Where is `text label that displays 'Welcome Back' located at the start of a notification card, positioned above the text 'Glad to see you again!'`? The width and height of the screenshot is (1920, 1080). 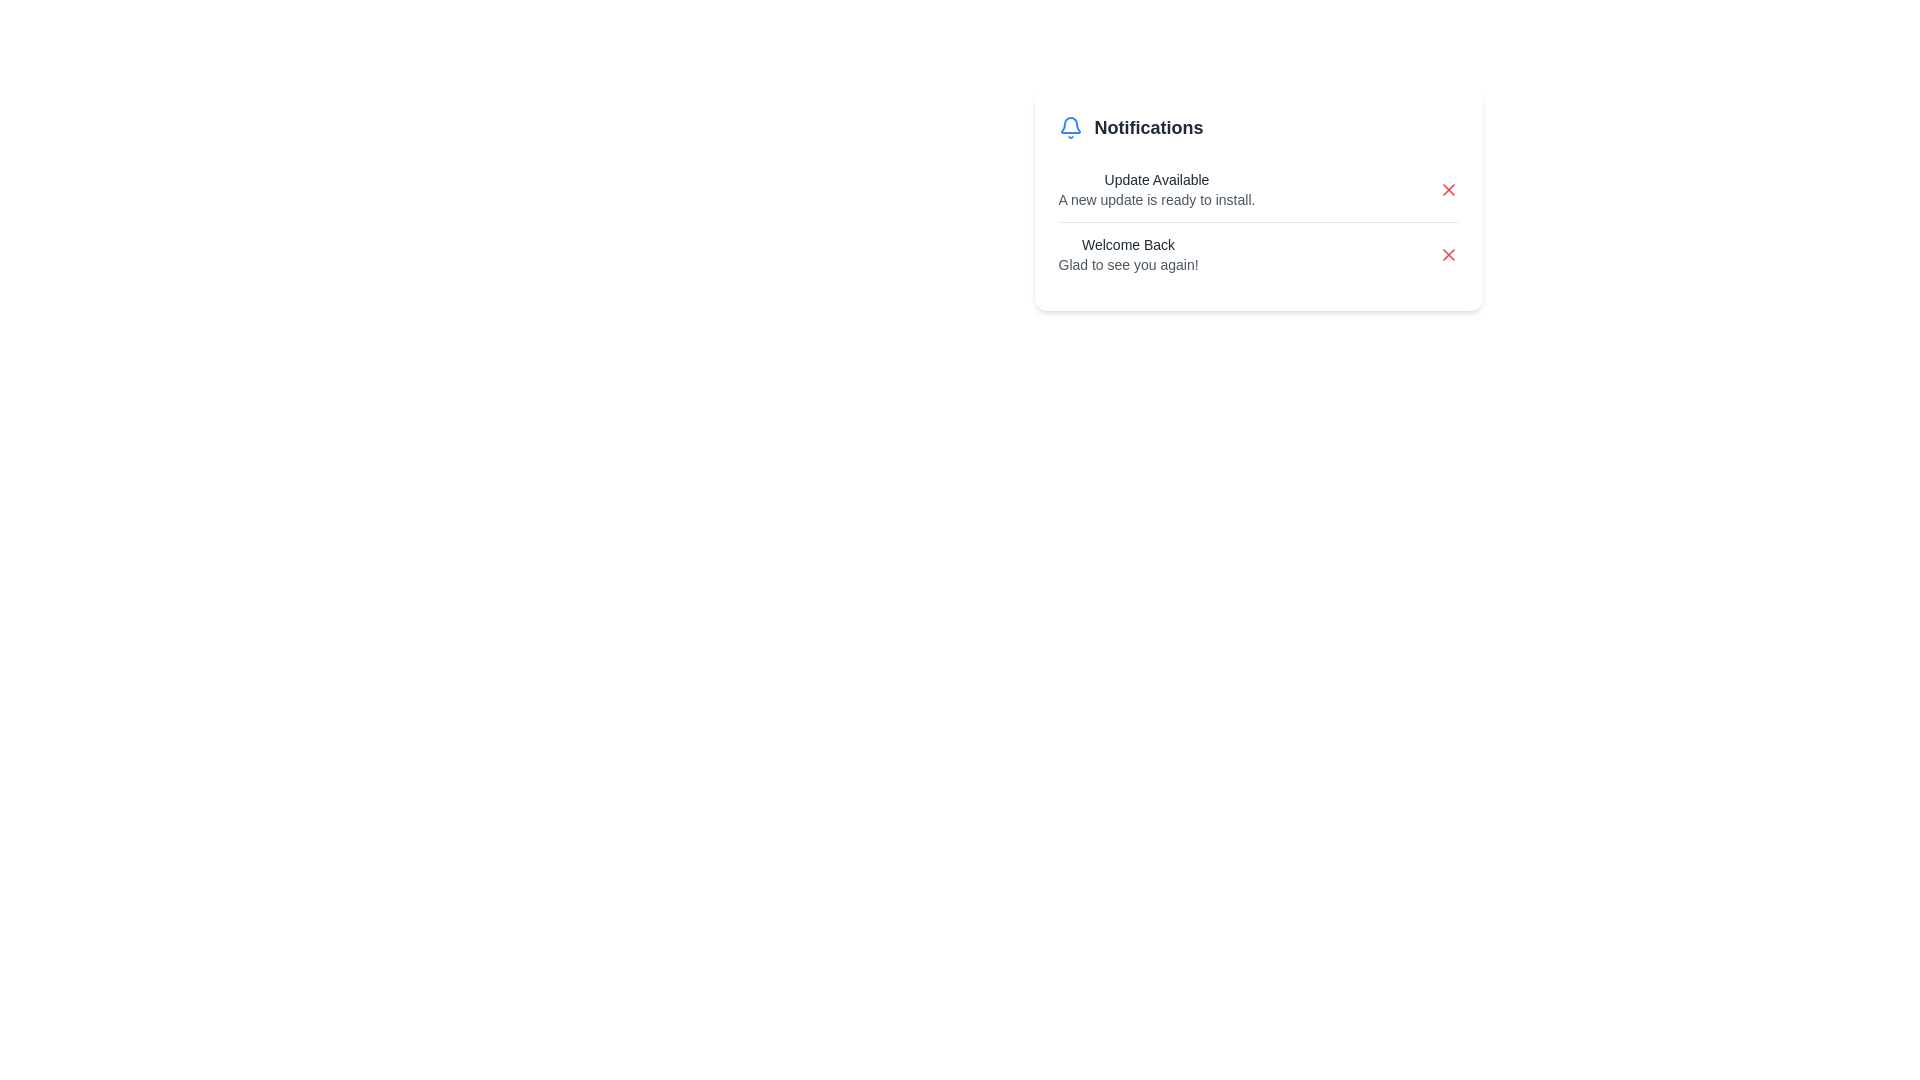
text label that displays 'Welcome Back' located at the start of a notification card, positioned above the text 'Glad to see you again!' is located at coordinates (1128, 244).